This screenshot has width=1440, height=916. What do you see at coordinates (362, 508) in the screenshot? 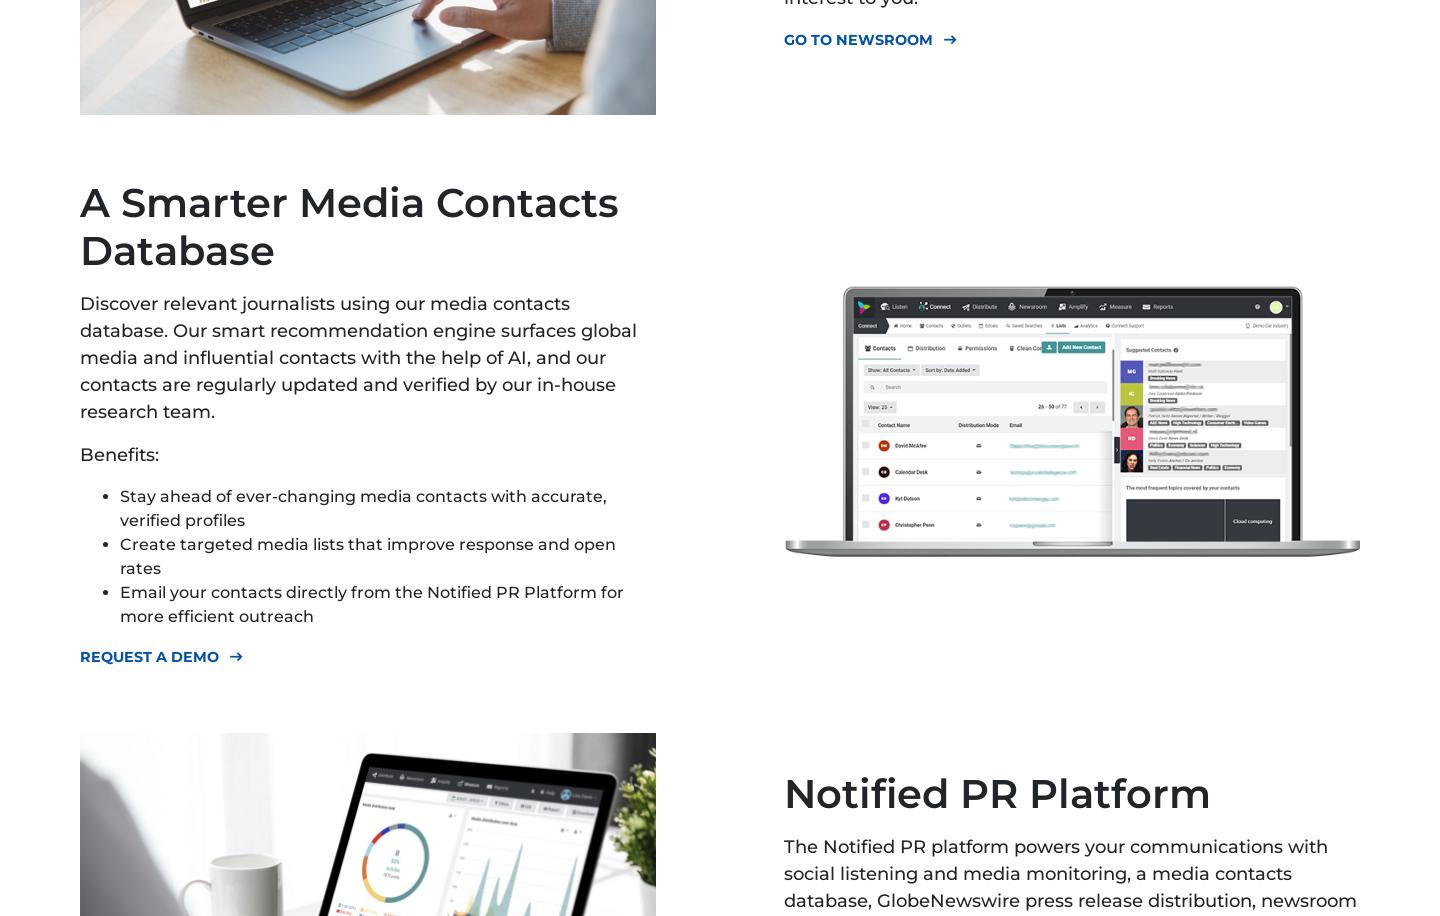
I see `'Stay ahead of ever-changing media contacts with accurate, verified profiles'` at bounding box center [362, 508].